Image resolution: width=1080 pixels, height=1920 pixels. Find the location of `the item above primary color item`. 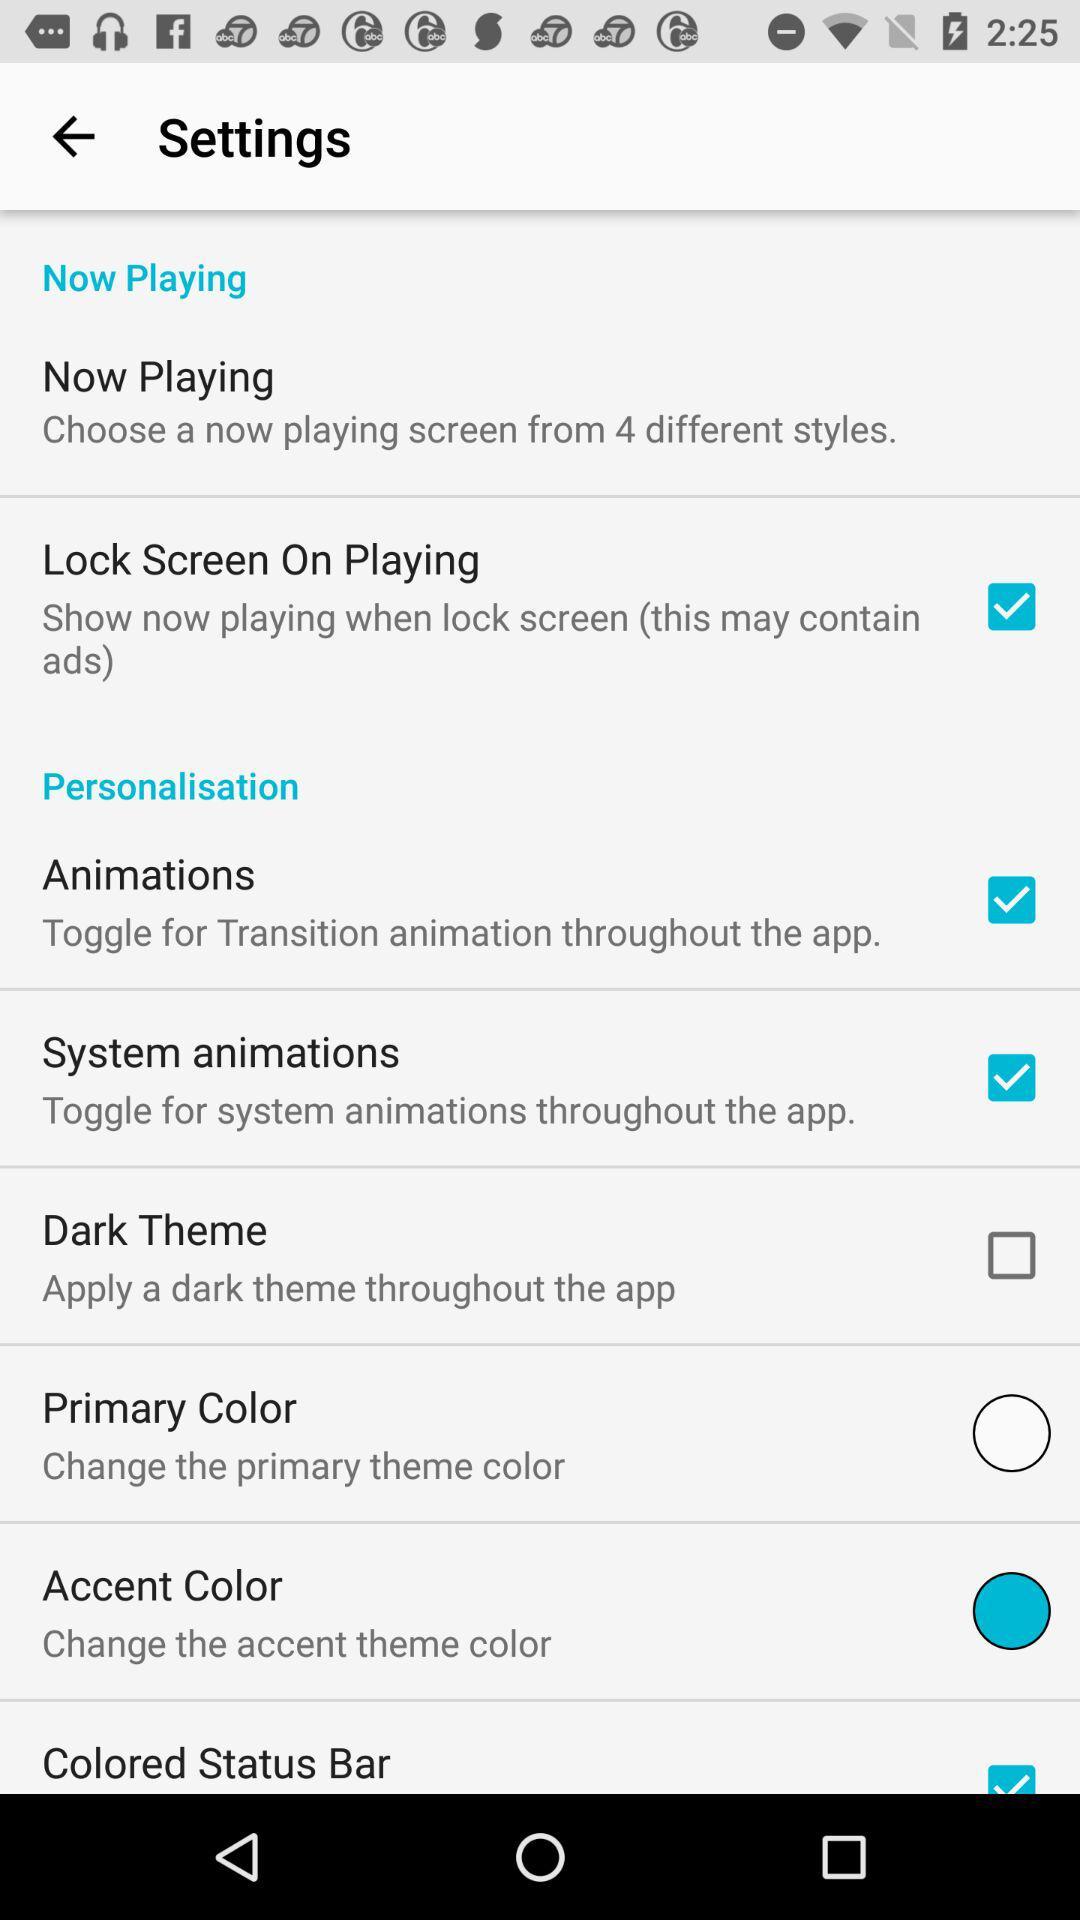

the item above primary color item is located at coordinates (357, 1286).